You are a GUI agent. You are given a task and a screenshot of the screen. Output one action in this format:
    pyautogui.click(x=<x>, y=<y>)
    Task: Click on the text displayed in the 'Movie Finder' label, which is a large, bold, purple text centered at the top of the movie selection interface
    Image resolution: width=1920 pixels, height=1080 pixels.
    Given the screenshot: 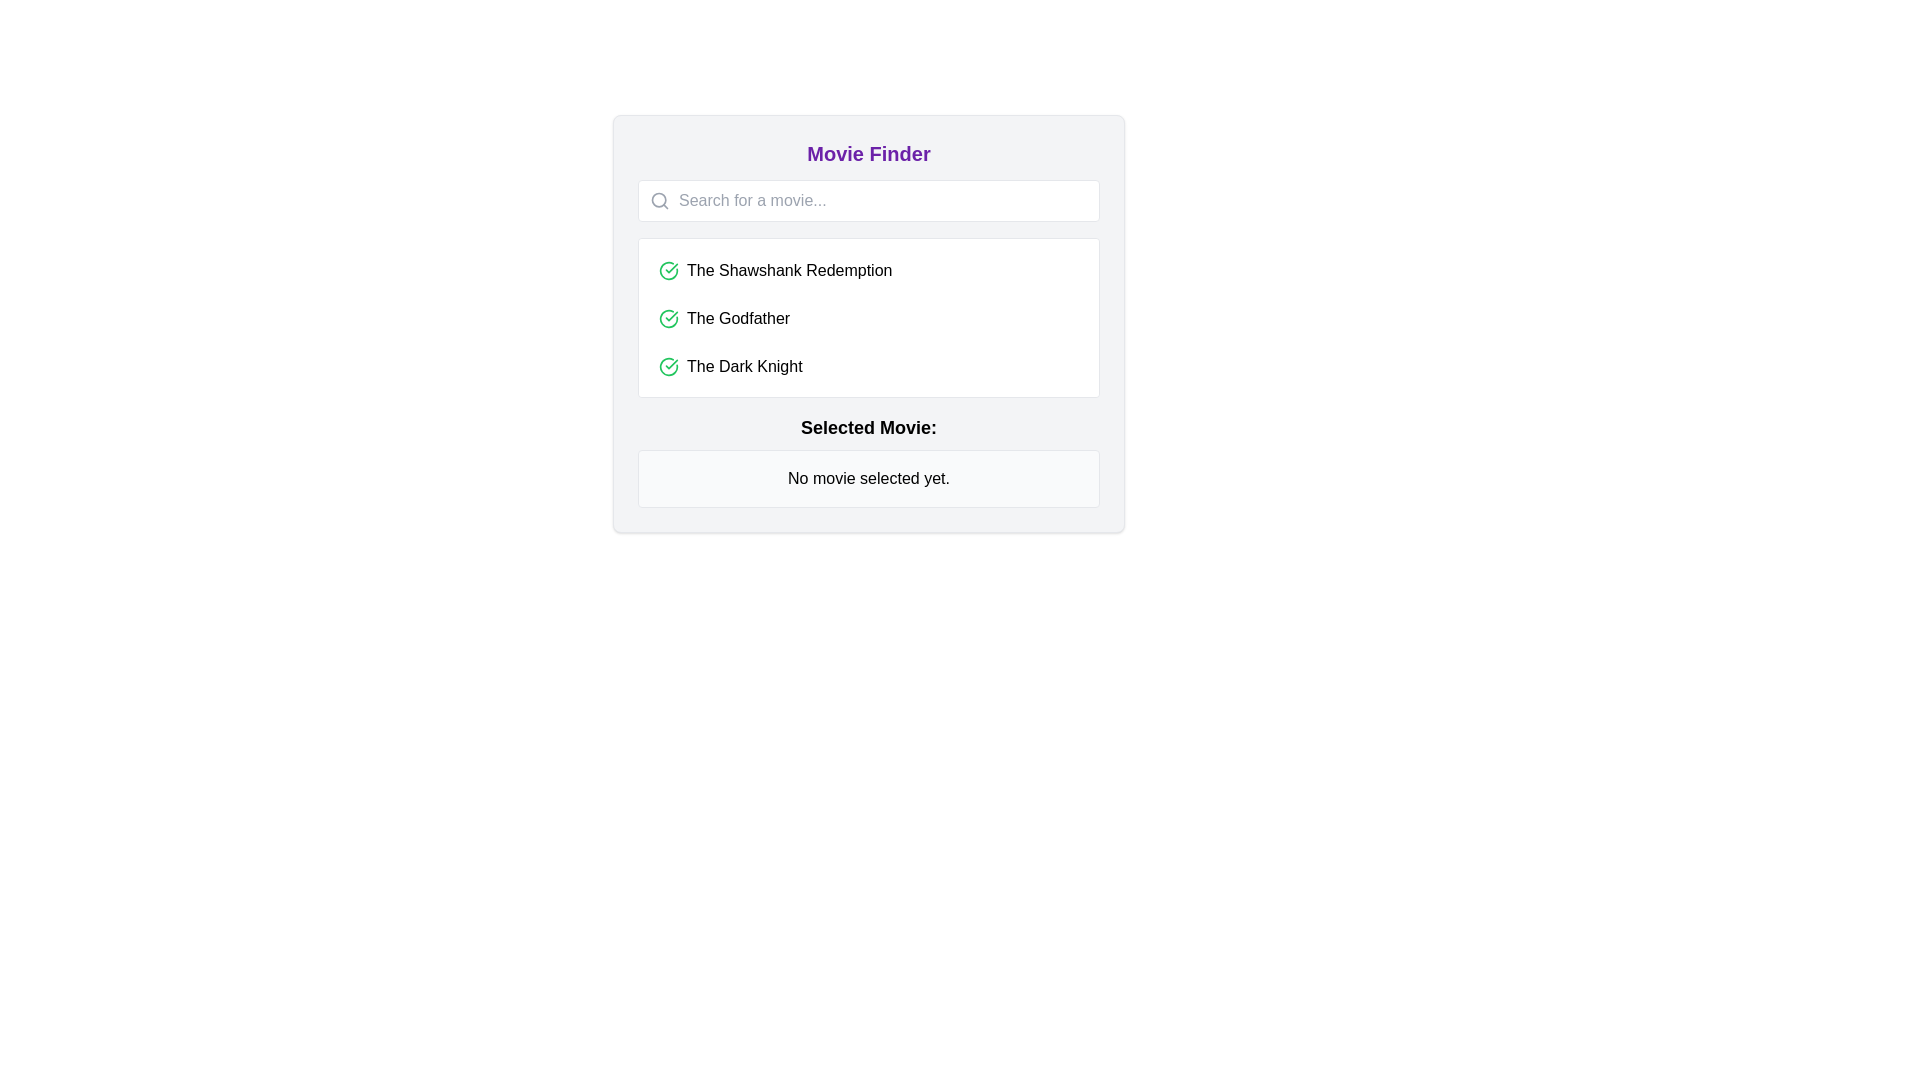 What is the action you would take?
    pyautogui.click(x=868, y=153)
    